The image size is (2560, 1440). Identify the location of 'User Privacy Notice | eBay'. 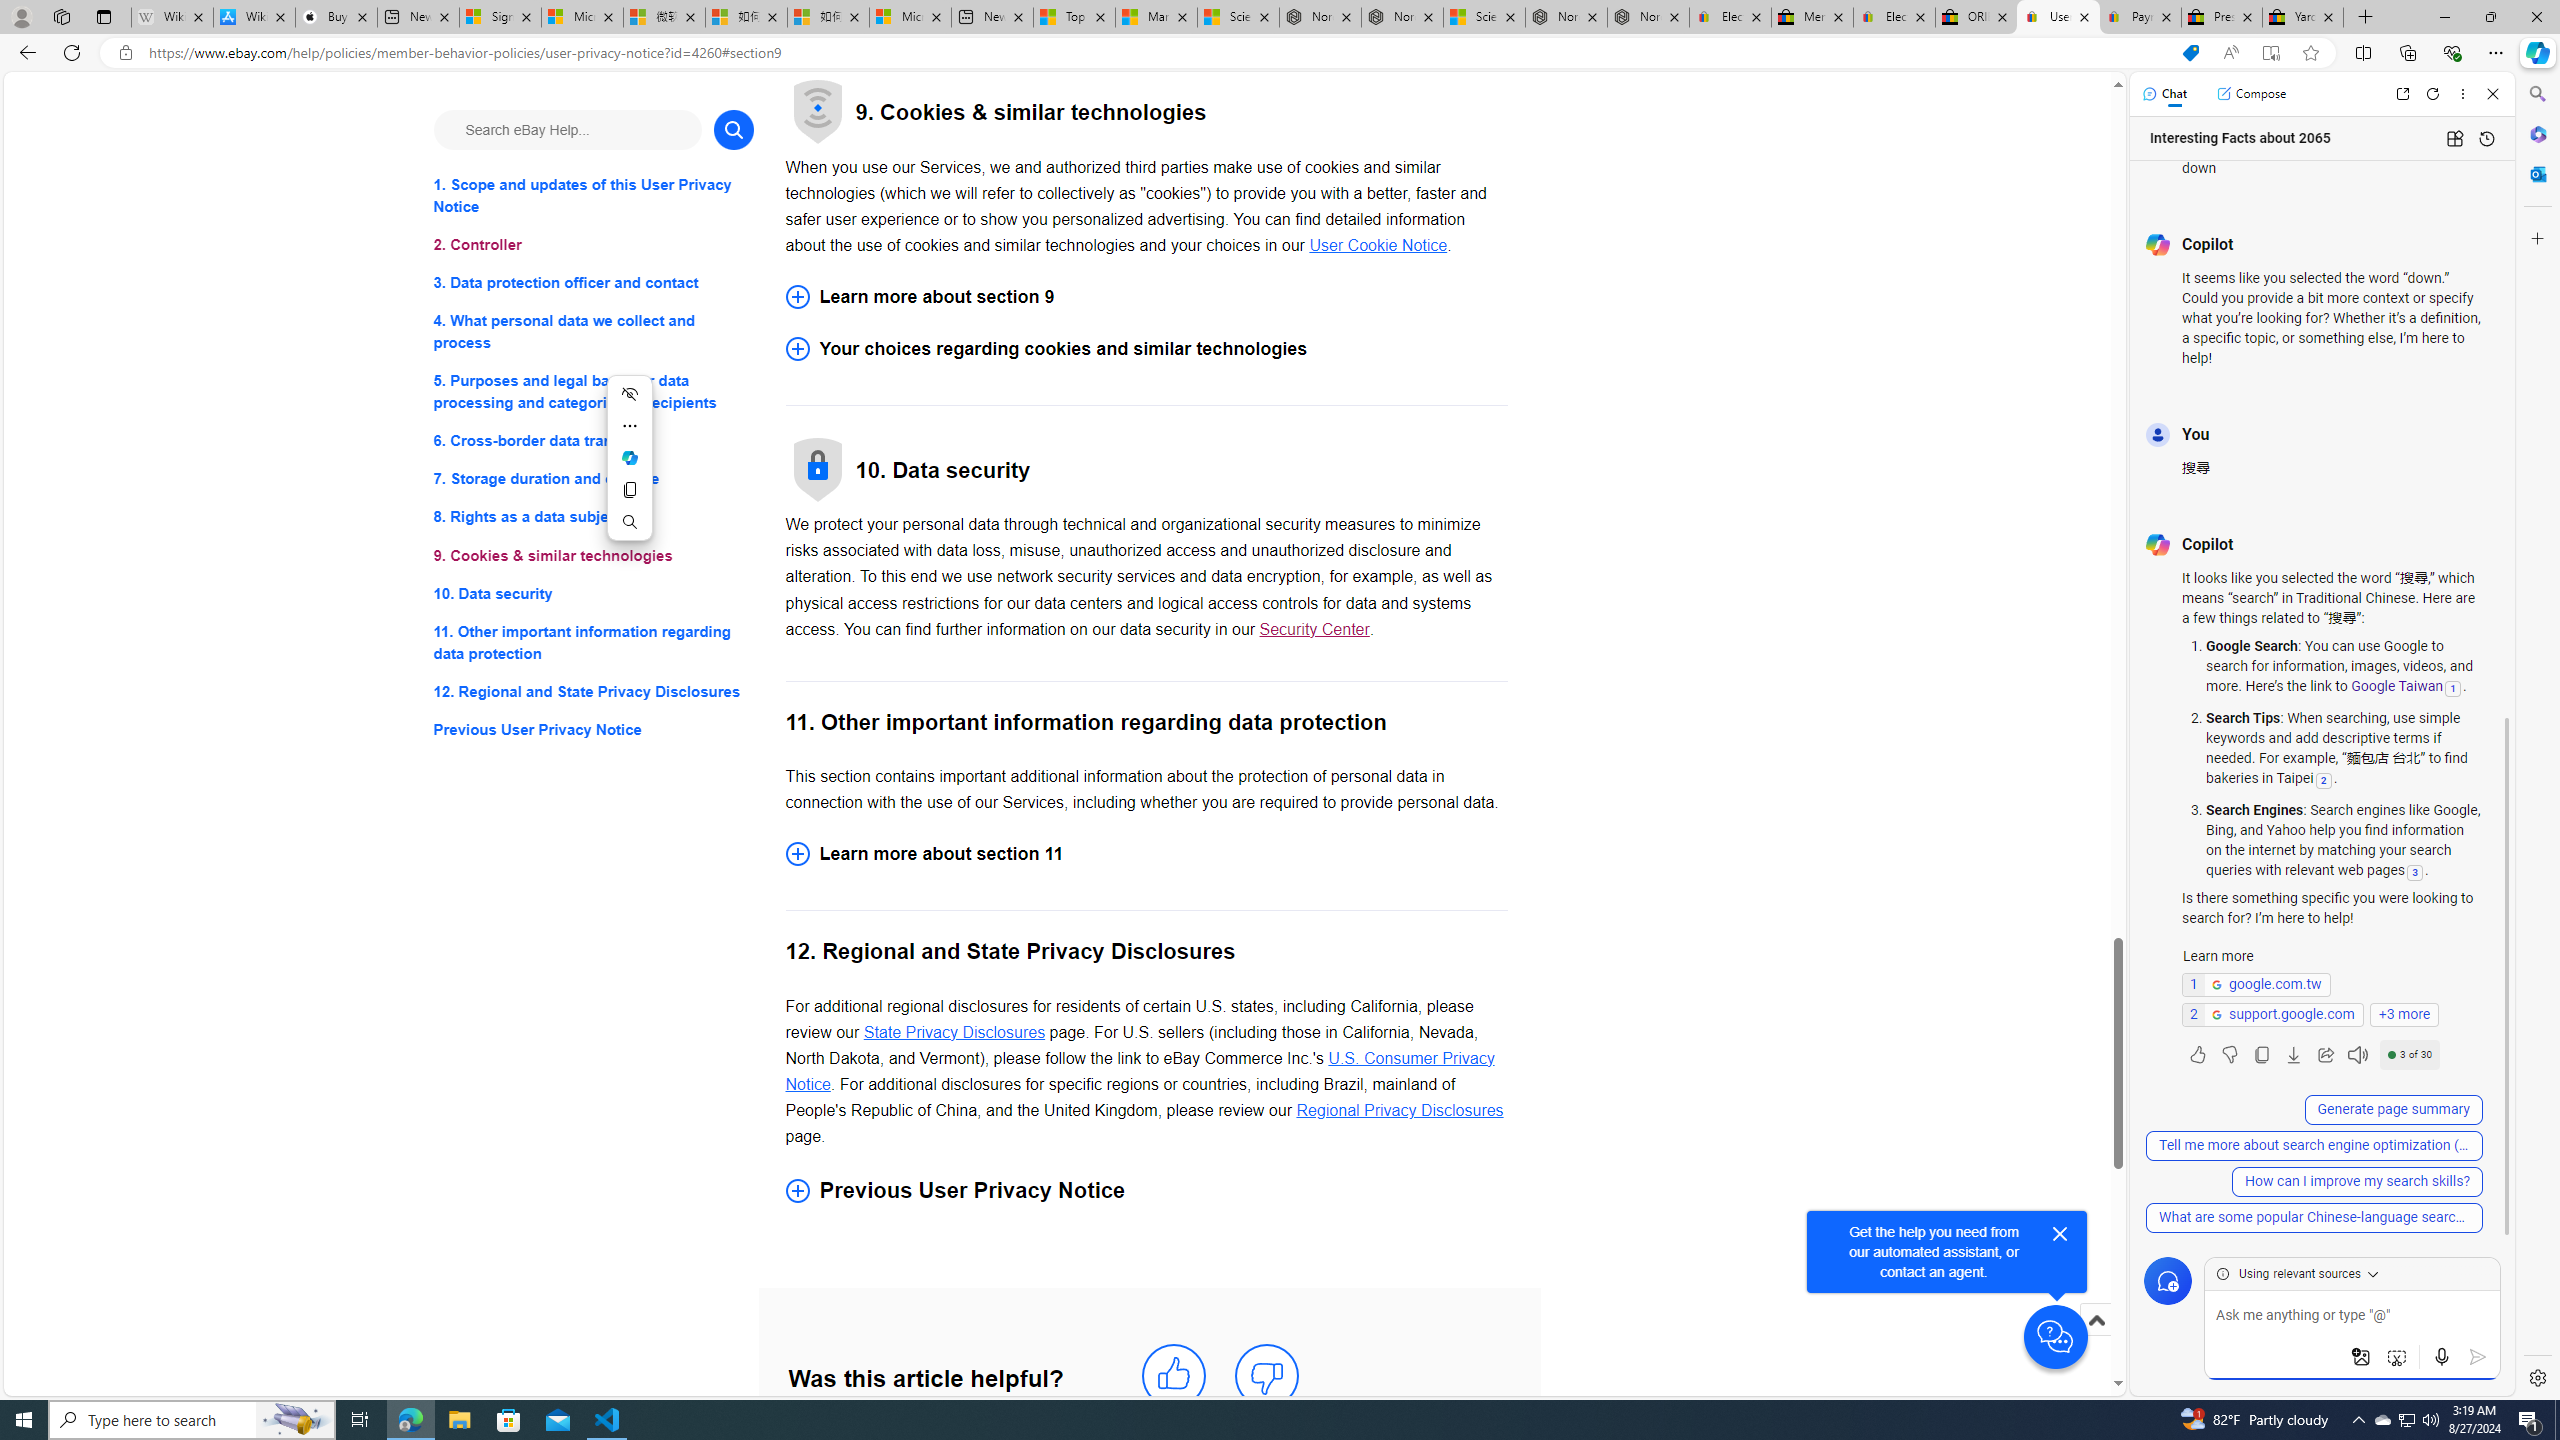
(2058, 16).